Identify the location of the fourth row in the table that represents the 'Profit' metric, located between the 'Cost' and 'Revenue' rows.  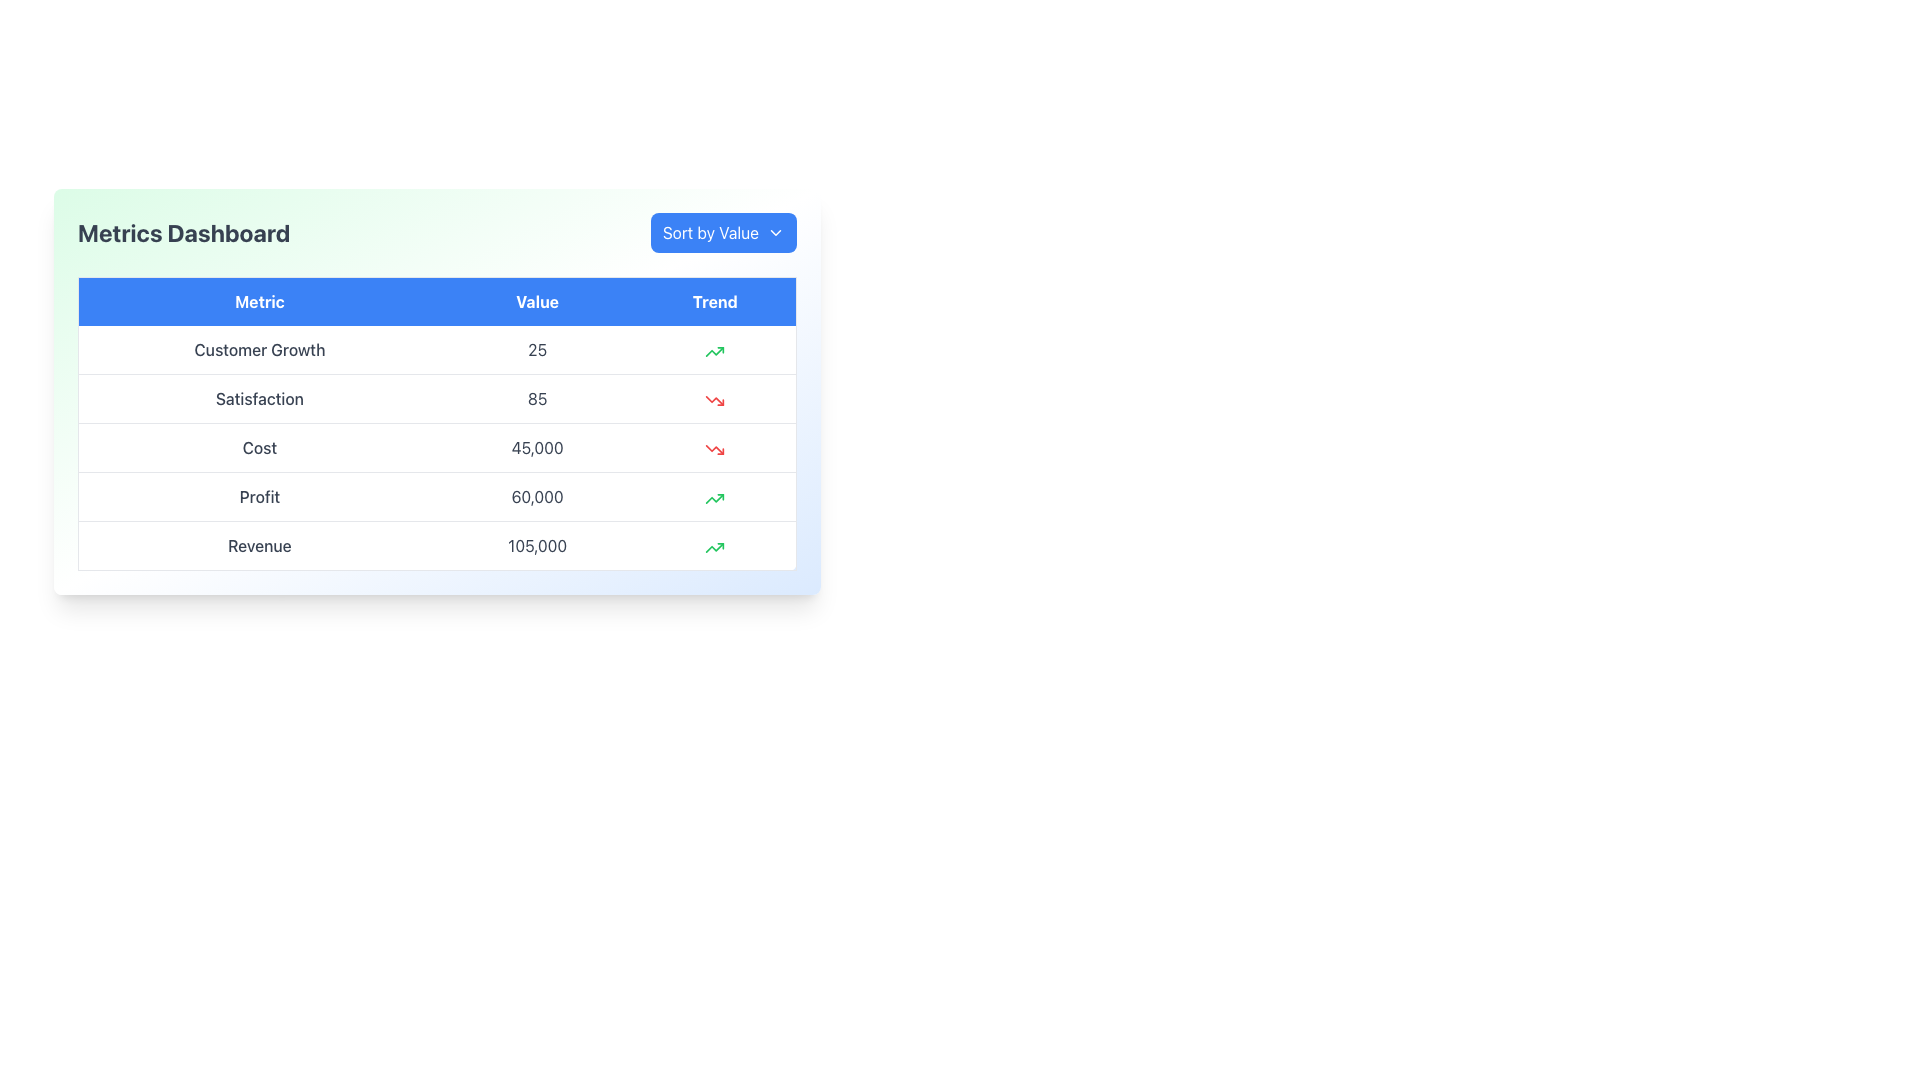
(436, 496).